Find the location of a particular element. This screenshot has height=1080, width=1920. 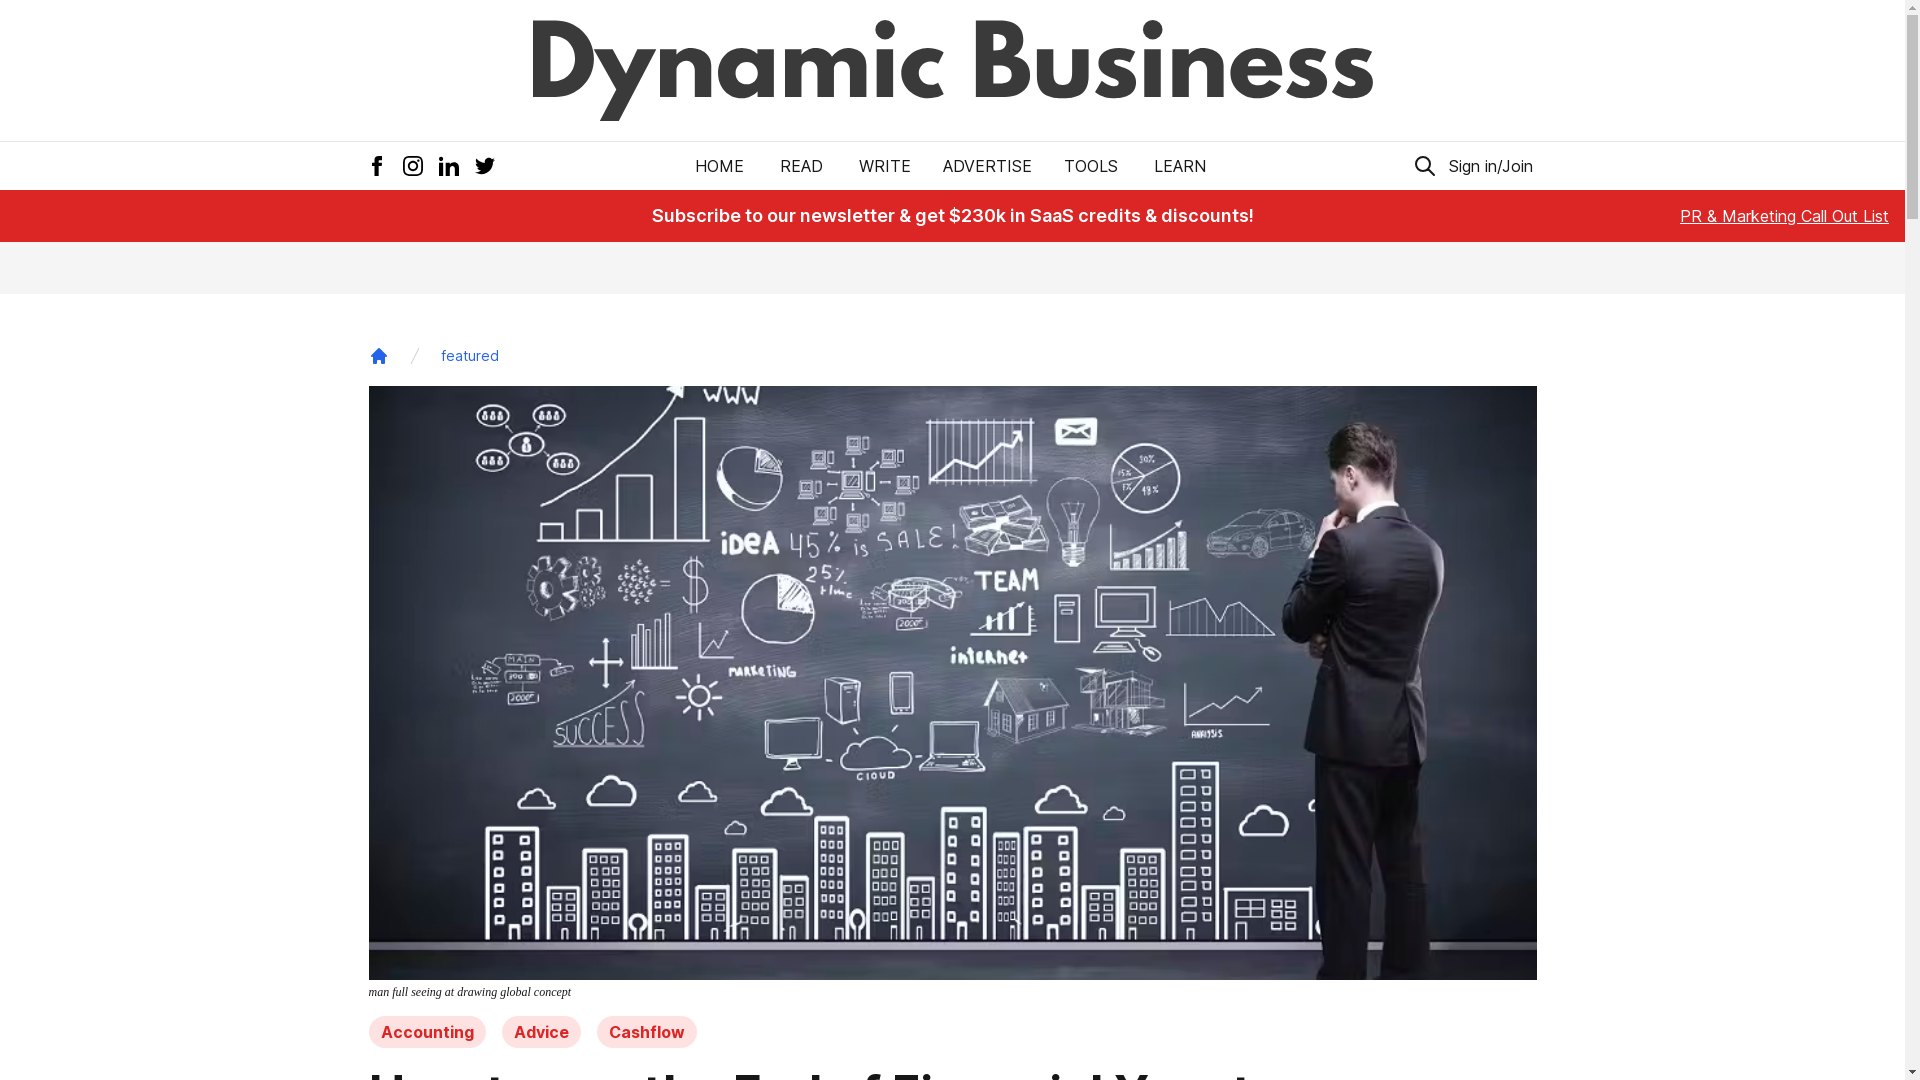

'READ' is located at coordinates (801, 164).